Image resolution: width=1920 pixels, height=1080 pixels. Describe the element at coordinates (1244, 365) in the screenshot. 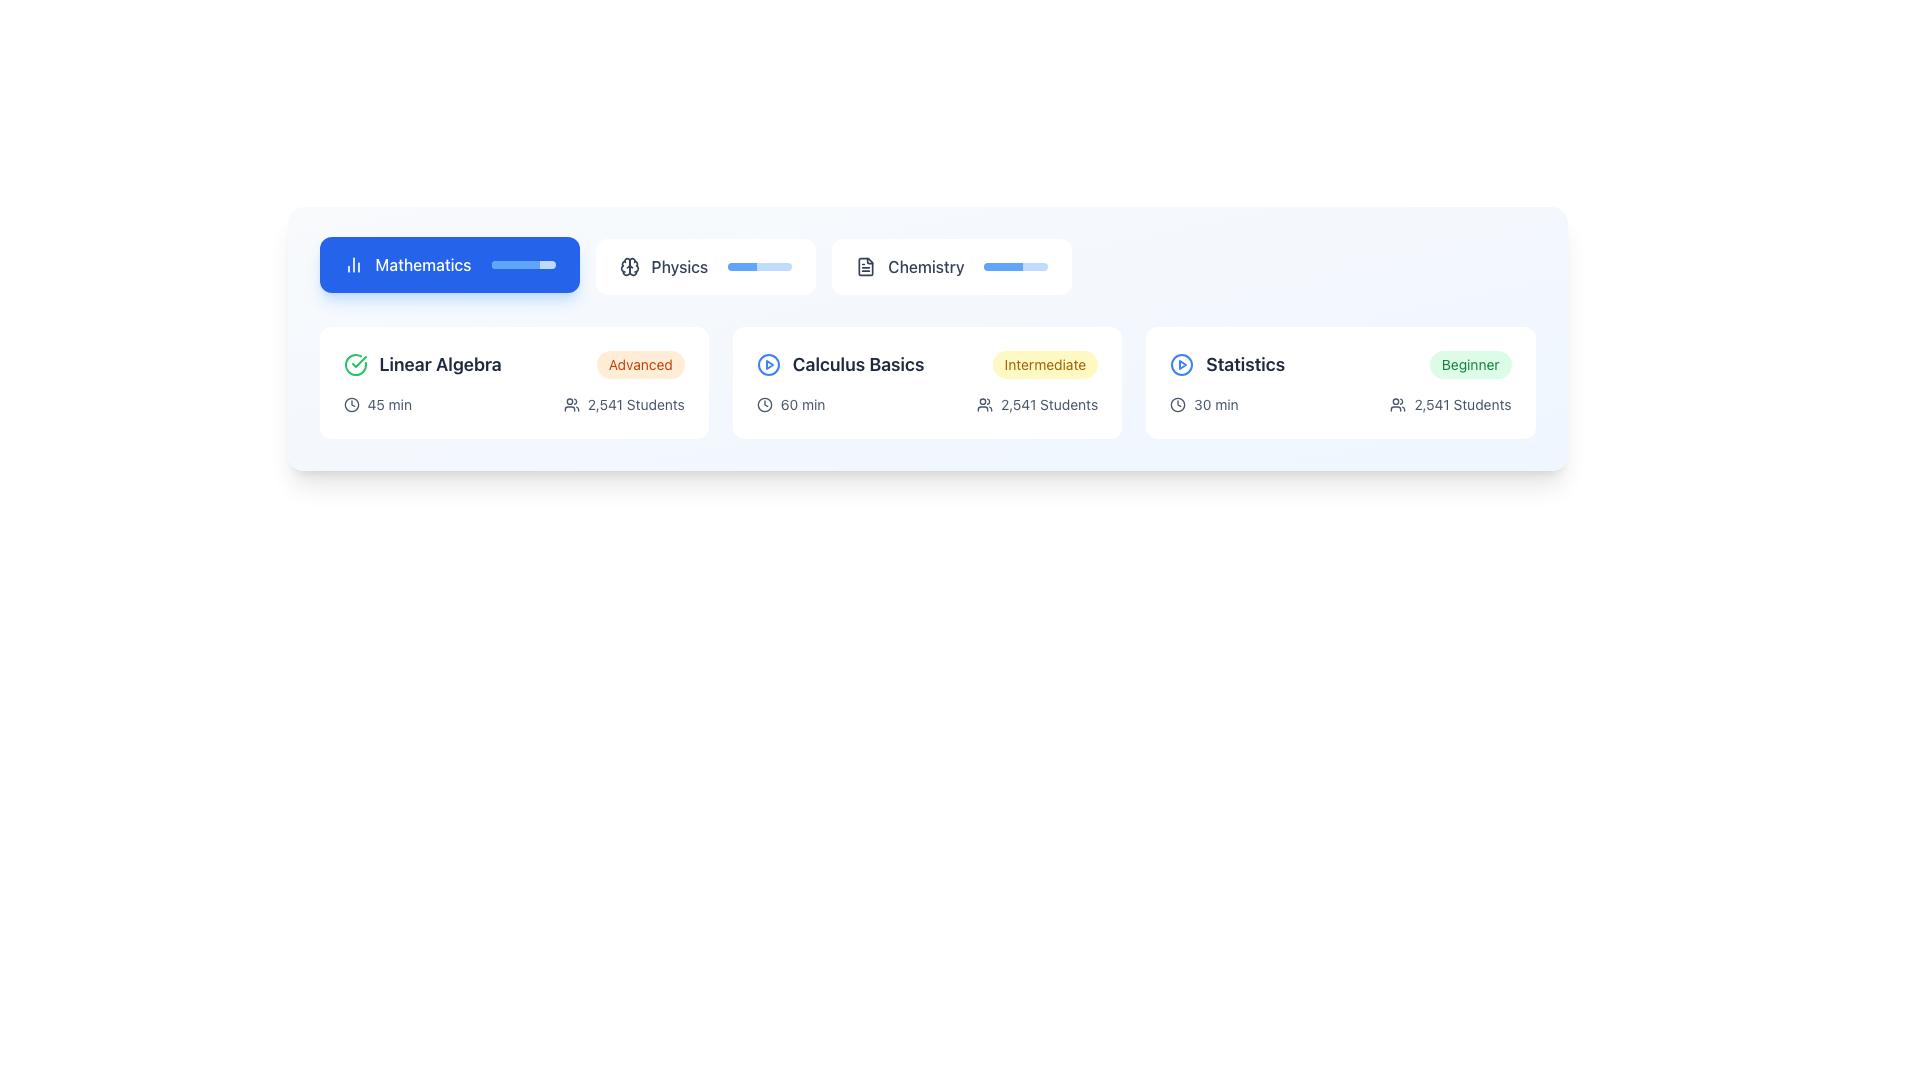

I see `the 'Statistics' course title text label located at the bottom right of the course card, following the blue play icon` at that location.